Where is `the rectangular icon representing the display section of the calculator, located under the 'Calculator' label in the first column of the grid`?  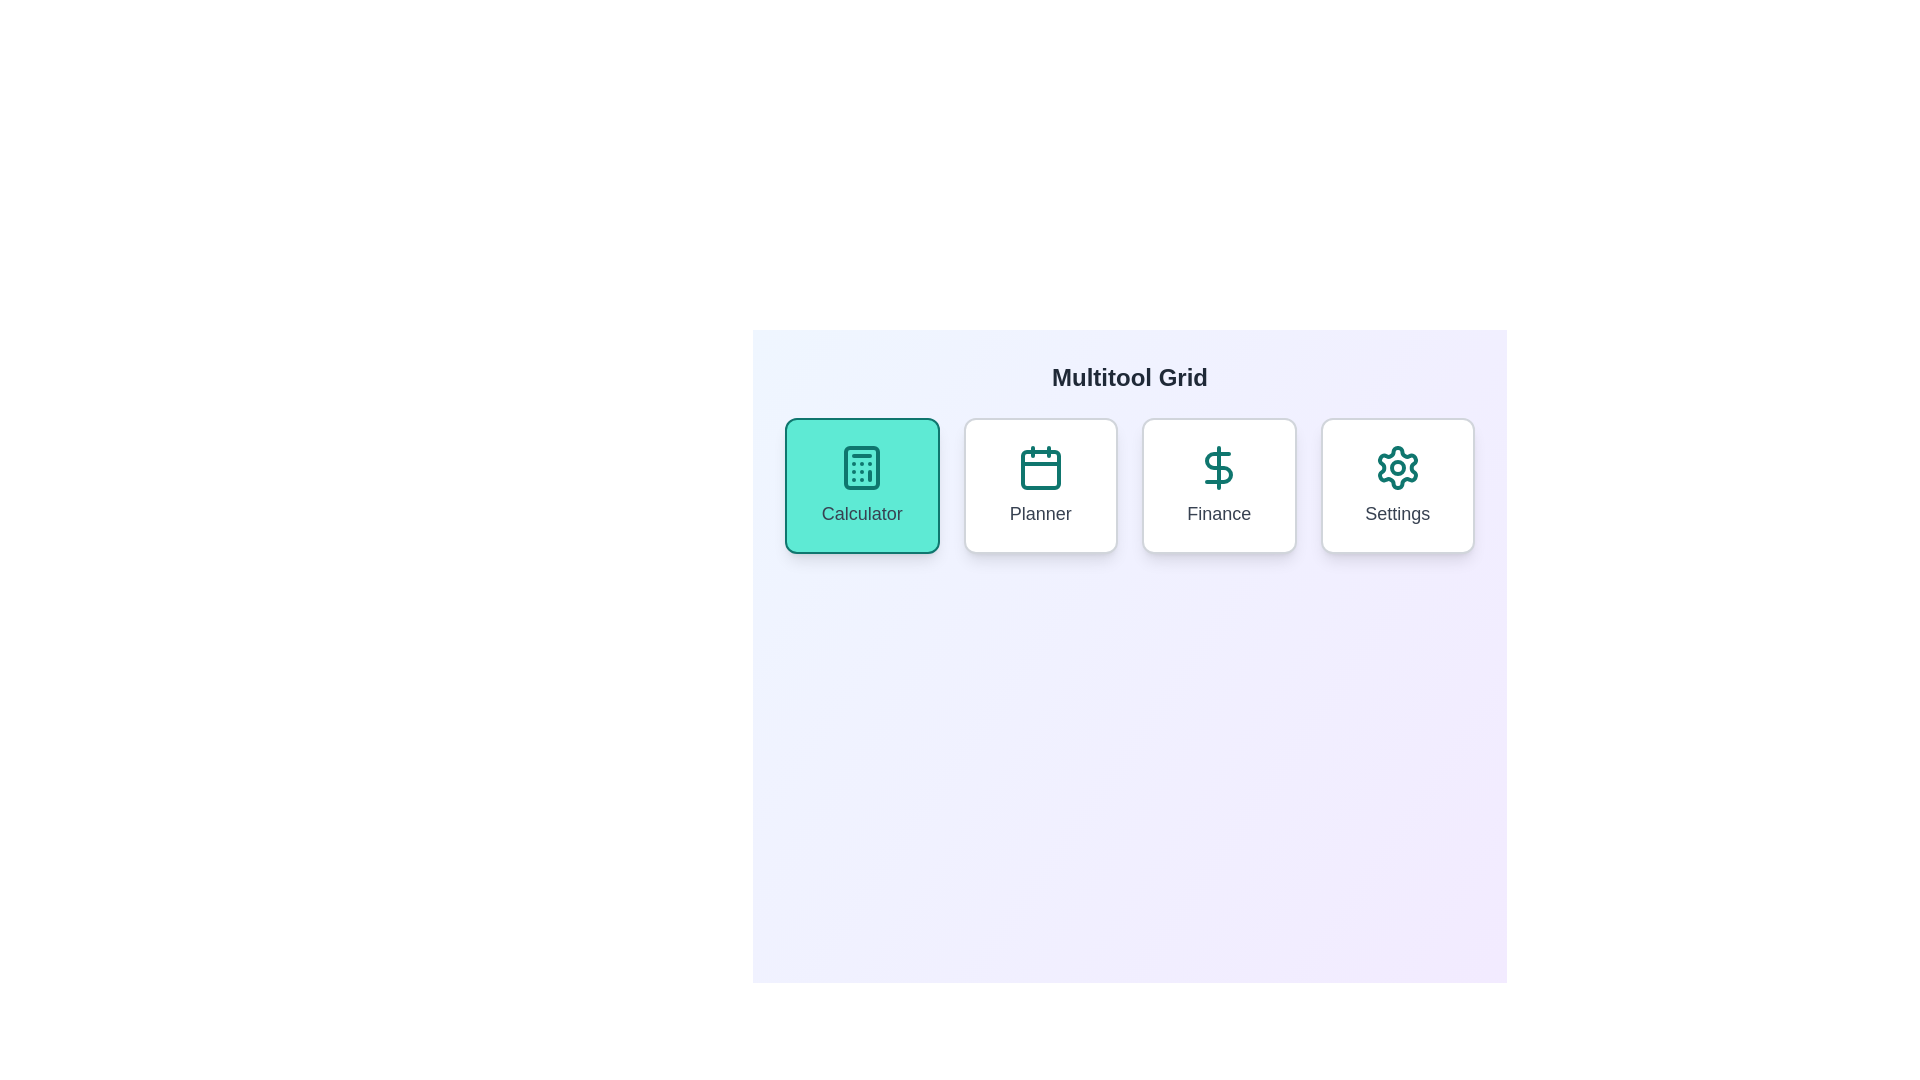
the rectangular icon representing the display section of the calculator, located under the 'Calculator' label in the first column of the grid is located at coordinates (862, 467).